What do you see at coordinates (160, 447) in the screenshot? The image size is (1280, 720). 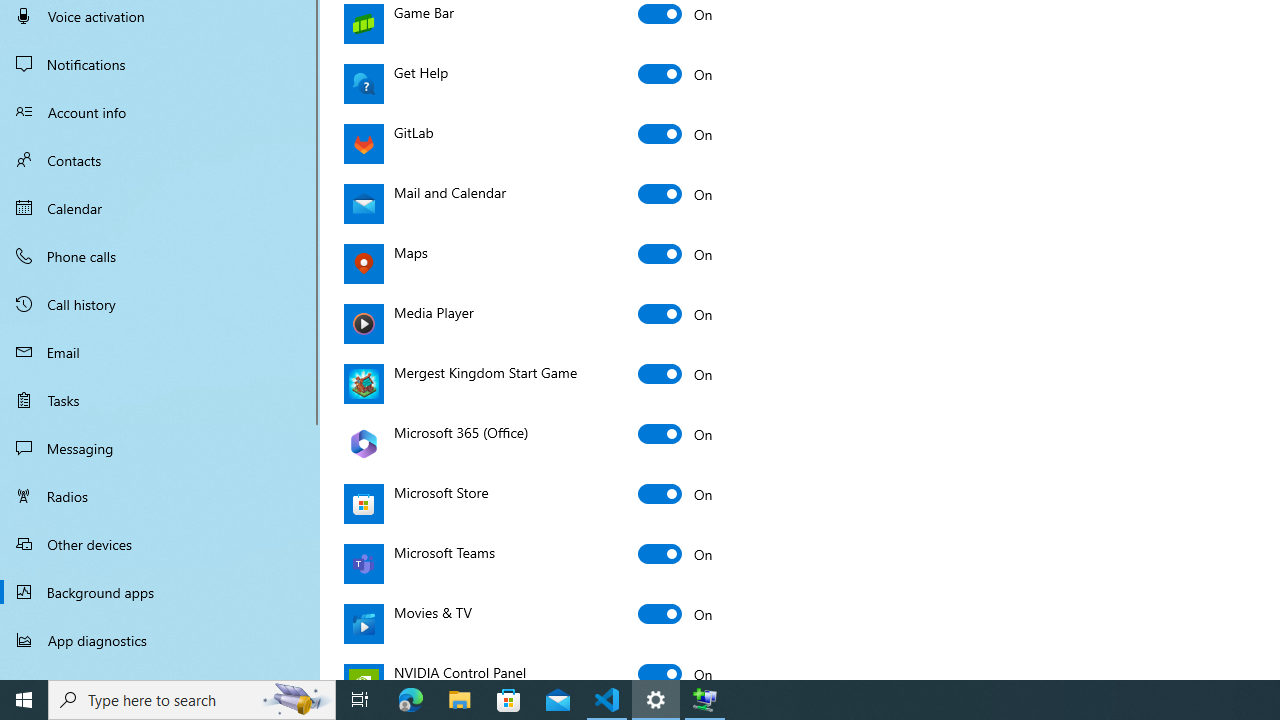 I see `'Messaging'` at bounding box center [160, 447].